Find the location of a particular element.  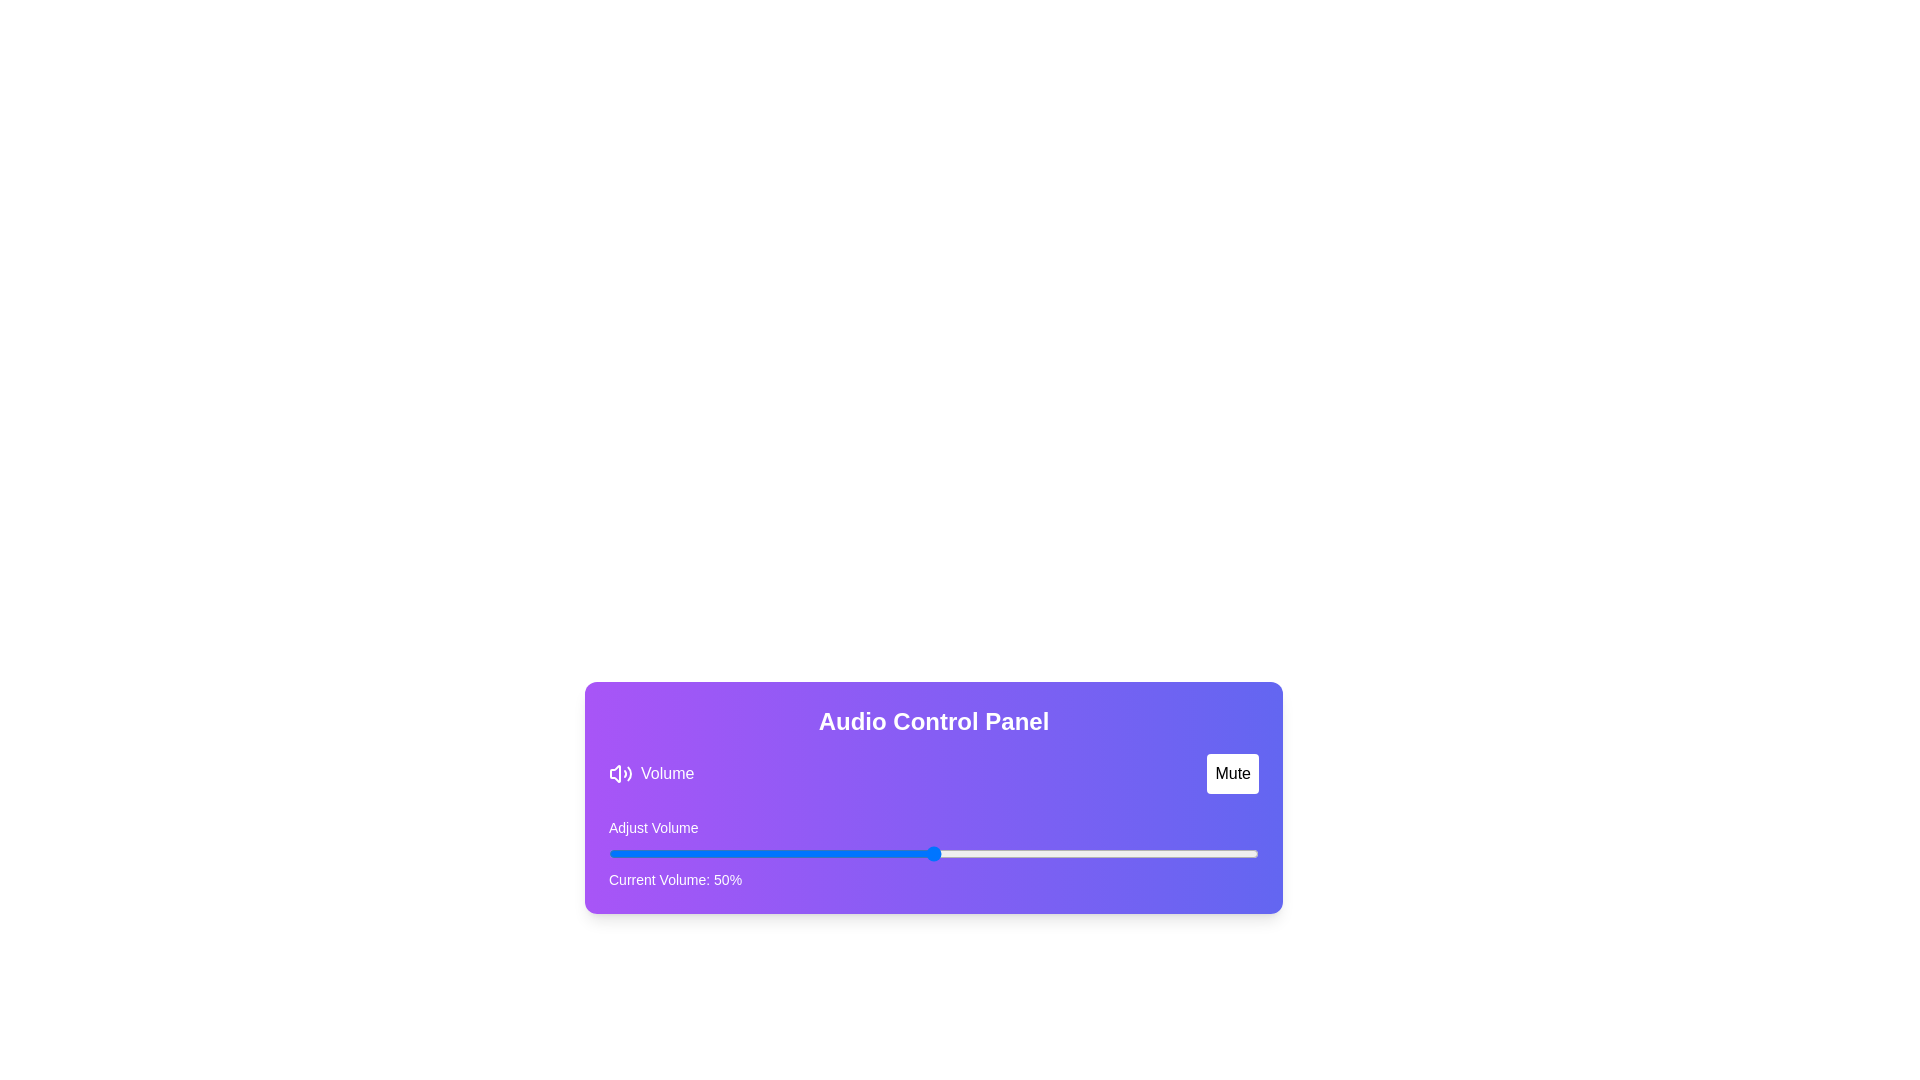

the Interactive Panel with a gradient background labeled 'Audio Control Panel' from its current position is located at coordinates (933, 797).